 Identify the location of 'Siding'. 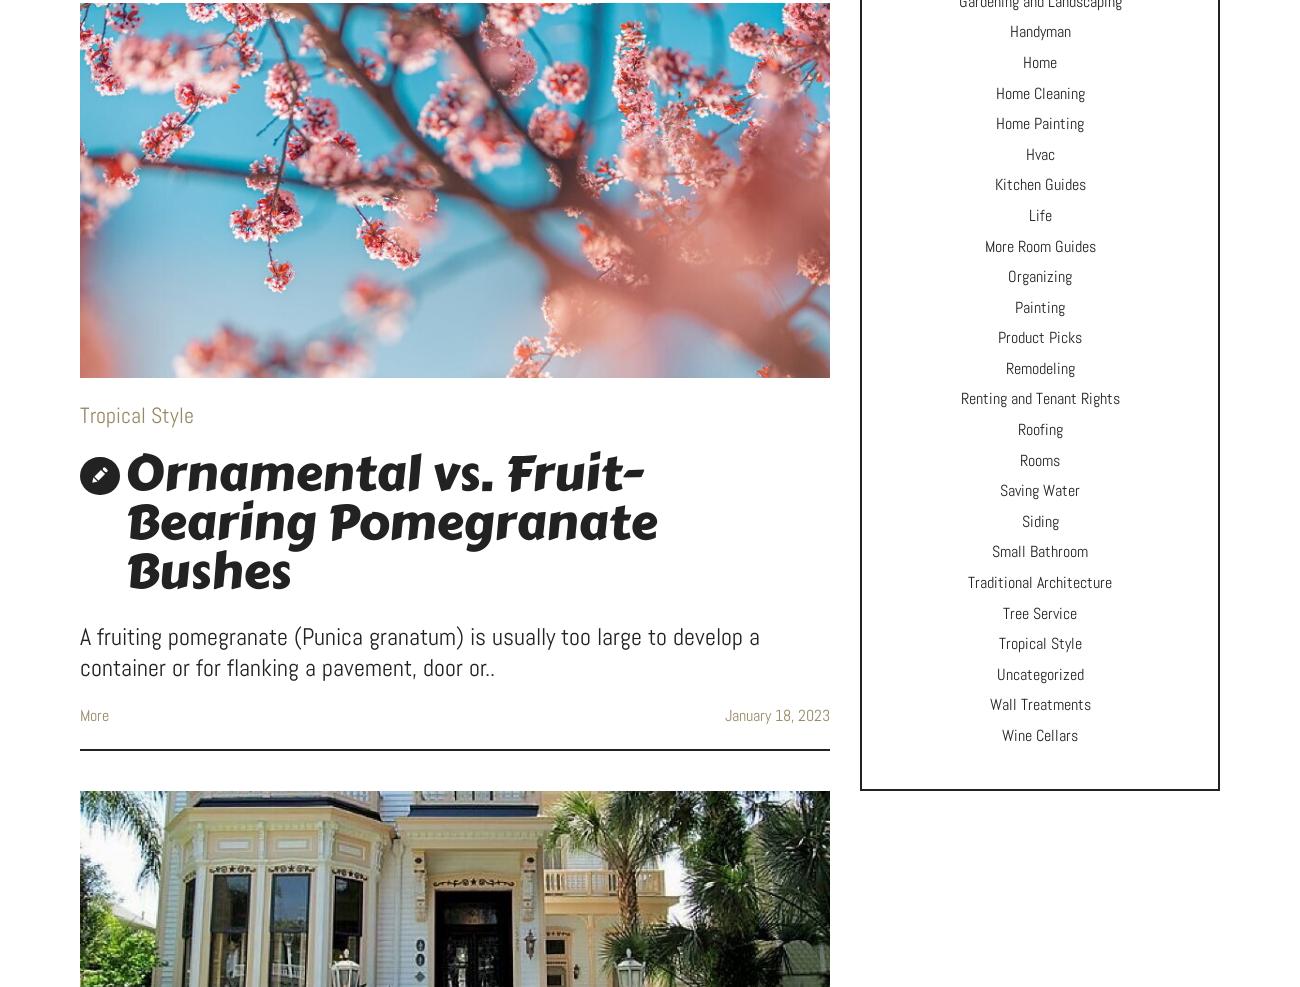
(1039, 520).